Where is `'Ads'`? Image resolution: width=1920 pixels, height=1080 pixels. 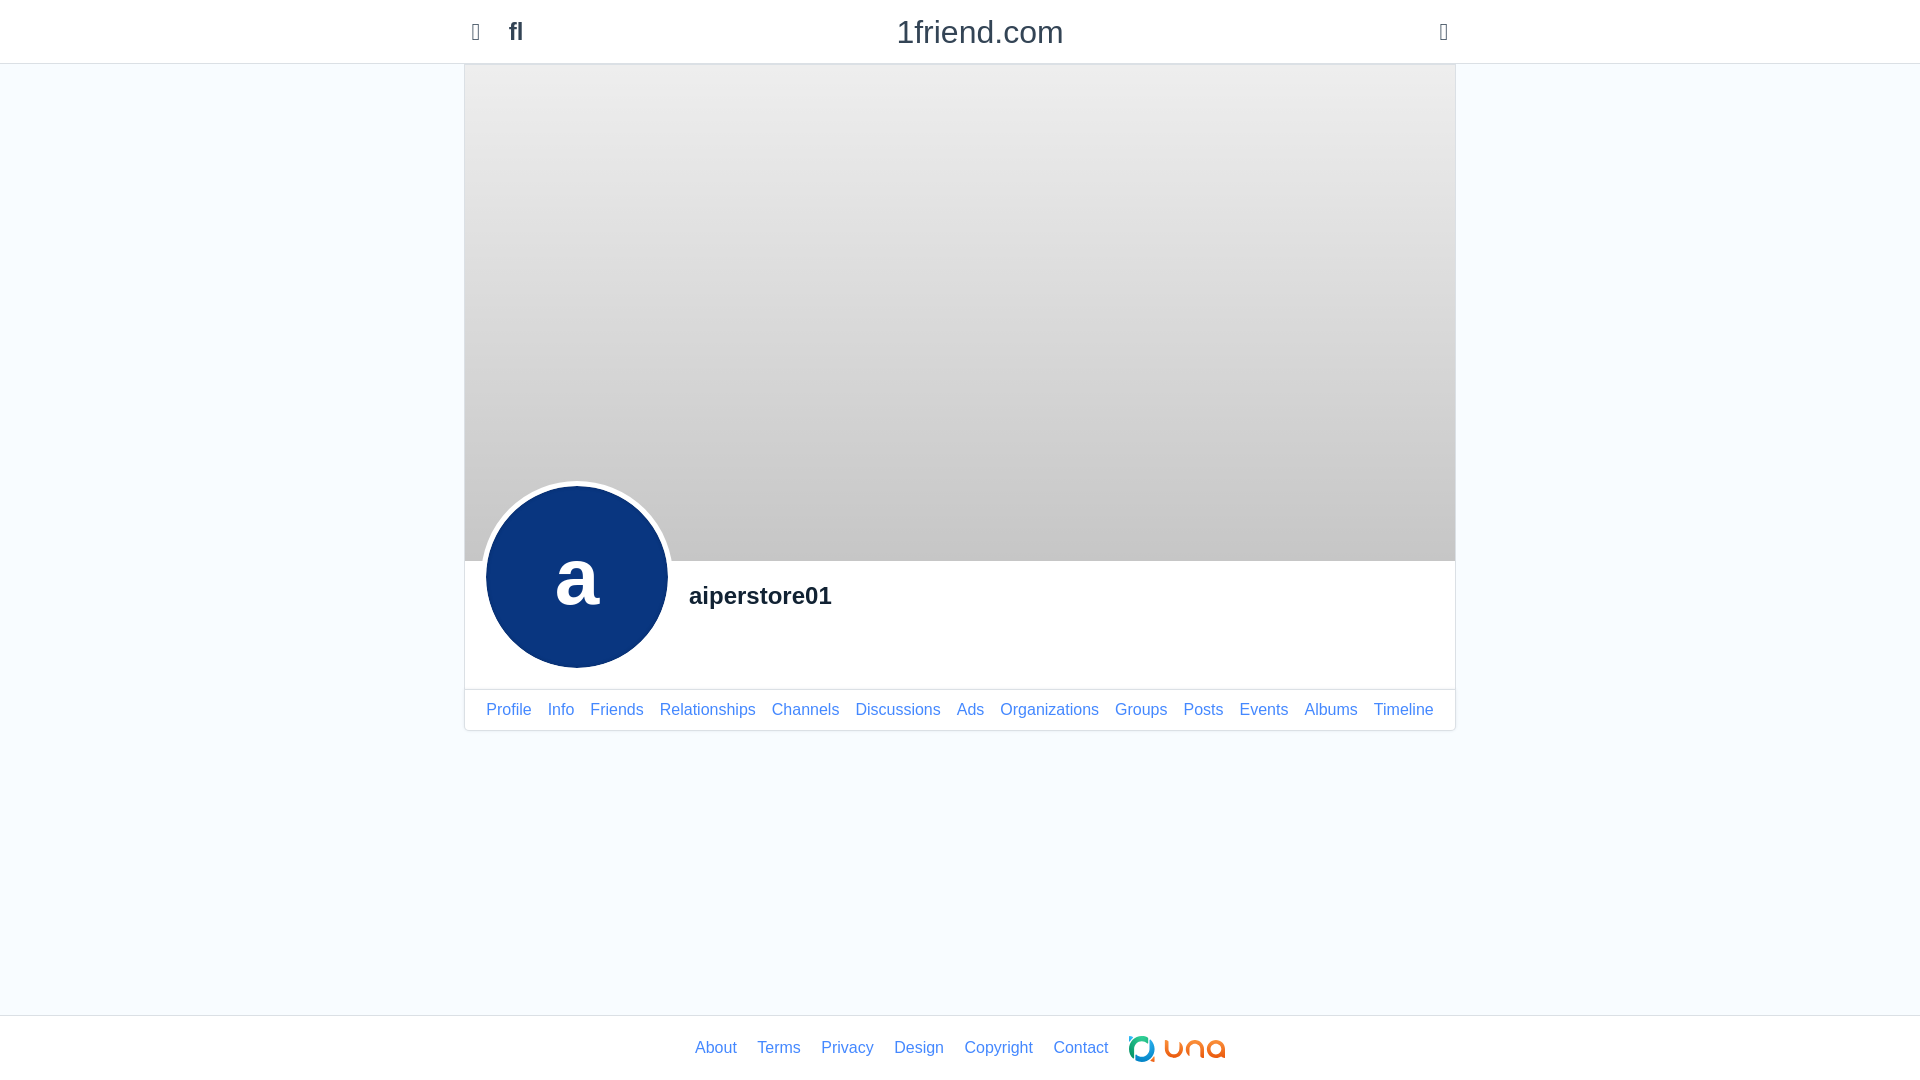
'Ads' is located at coordinates (970, 708).